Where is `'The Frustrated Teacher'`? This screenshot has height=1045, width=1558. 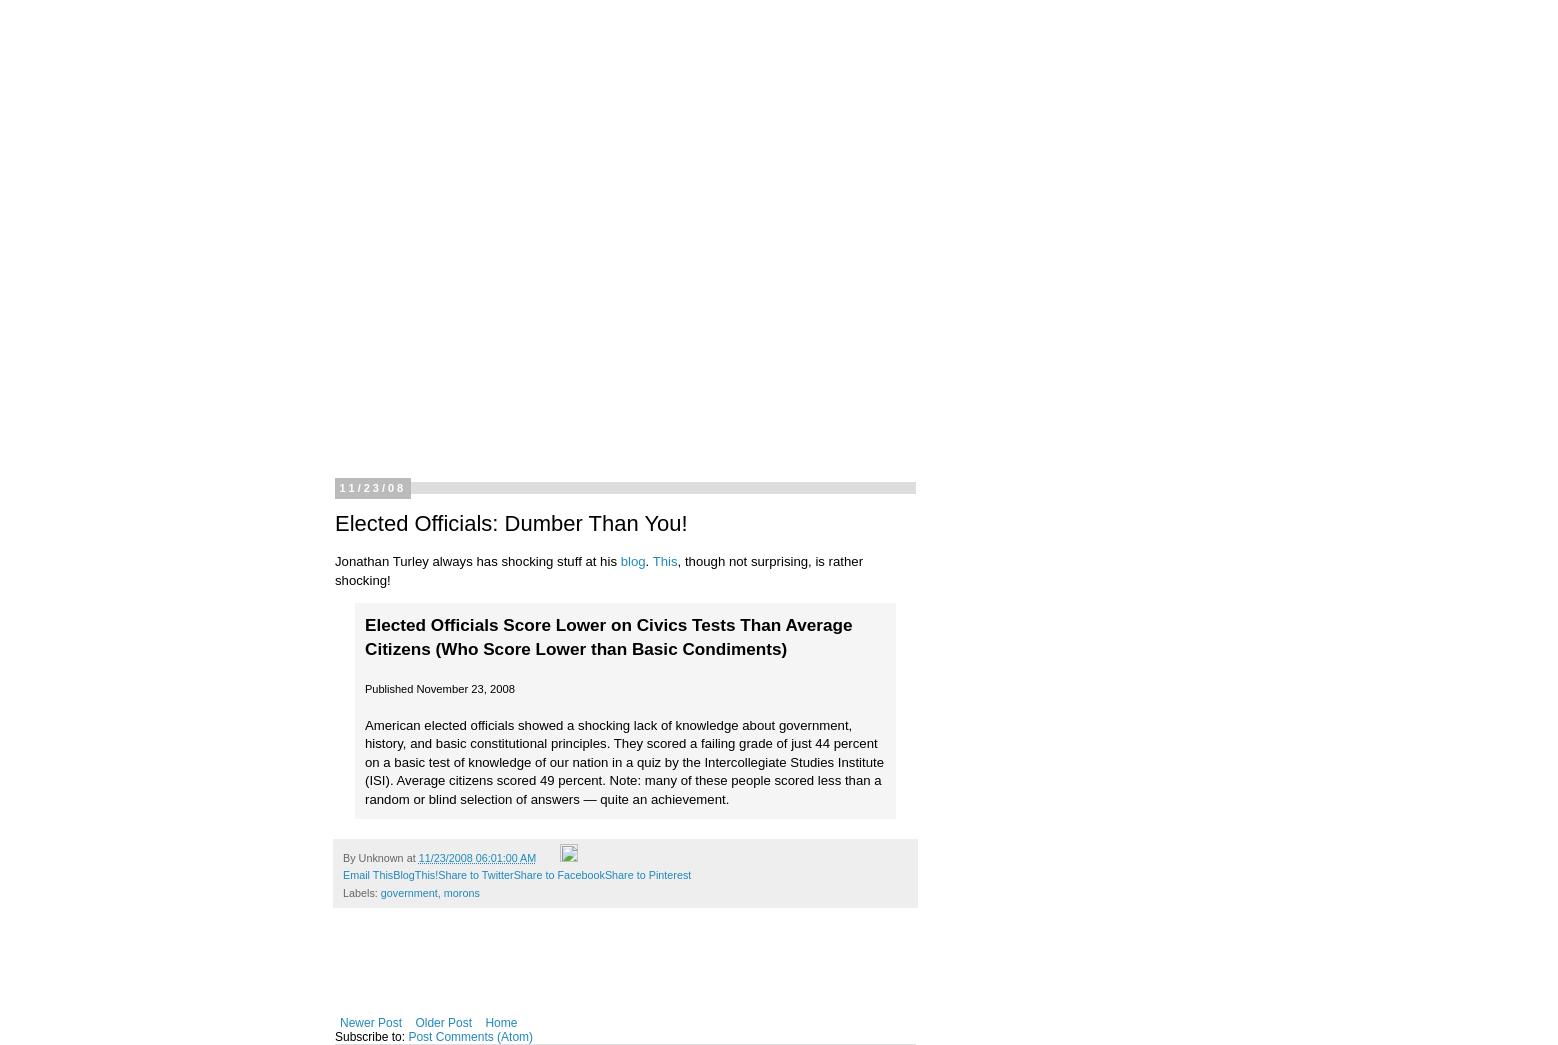 'The Frustrated Teacher' is located at coordinates (254, 87).